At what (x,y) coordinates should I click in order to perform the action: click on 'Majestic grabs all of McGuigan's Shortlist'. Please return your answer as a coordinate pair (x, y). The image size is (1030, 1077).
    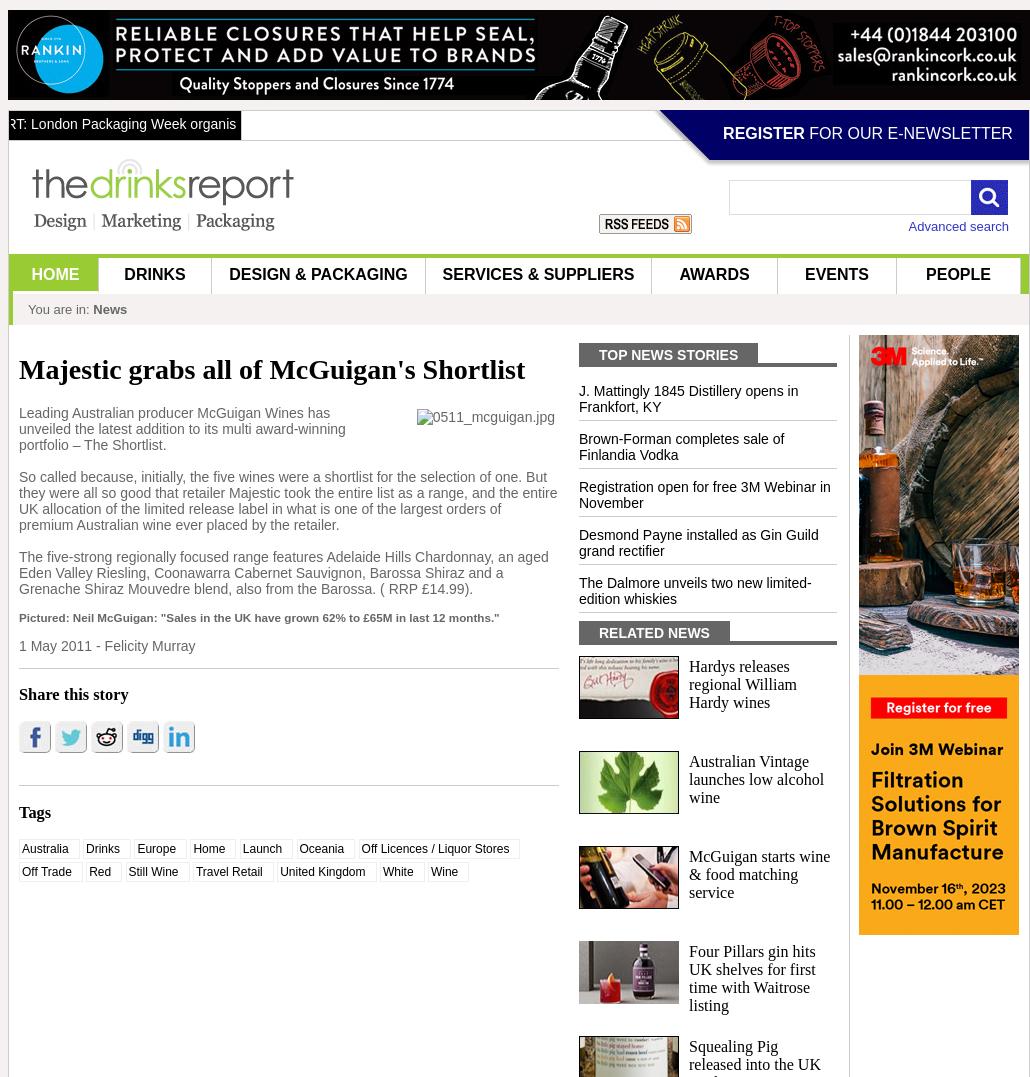
    Looking at the image, I should click on (271, 367).